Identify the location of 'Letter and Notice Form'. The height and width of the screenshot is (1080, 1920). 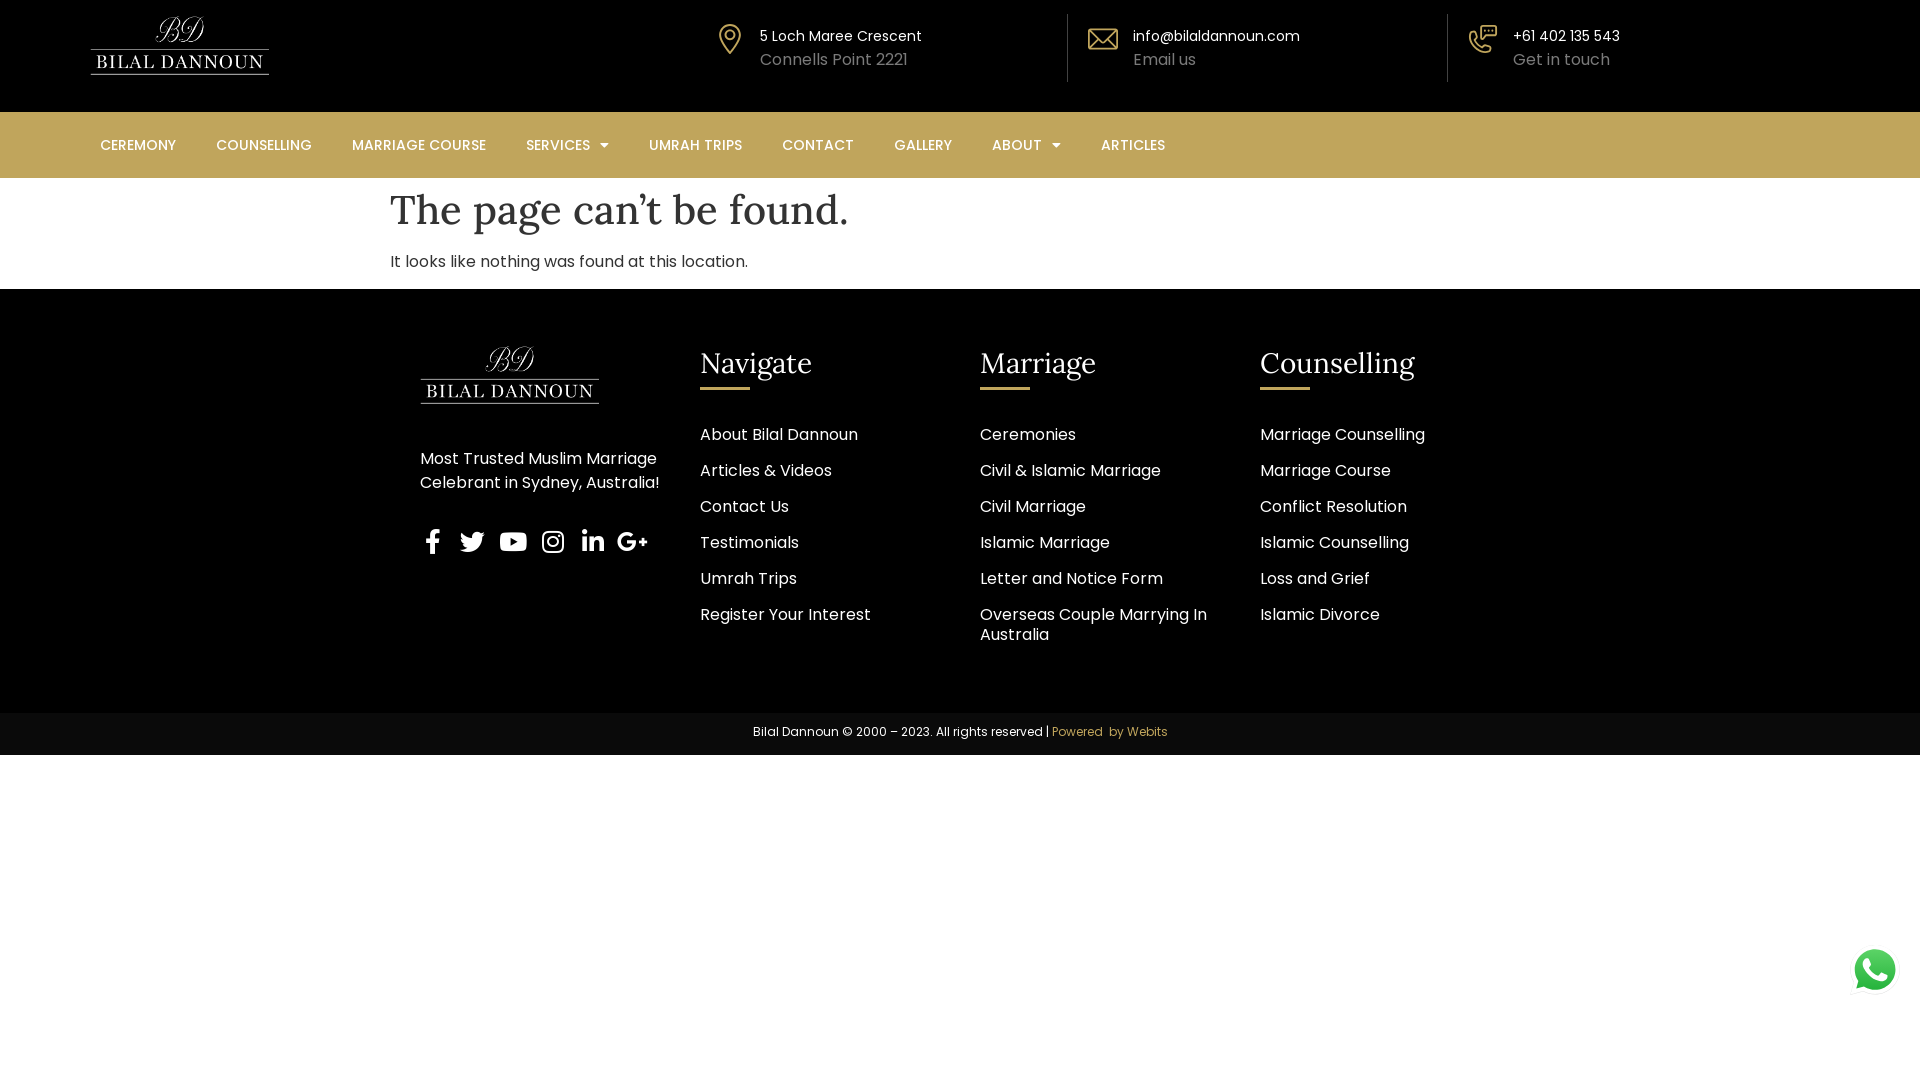
(979, 578).